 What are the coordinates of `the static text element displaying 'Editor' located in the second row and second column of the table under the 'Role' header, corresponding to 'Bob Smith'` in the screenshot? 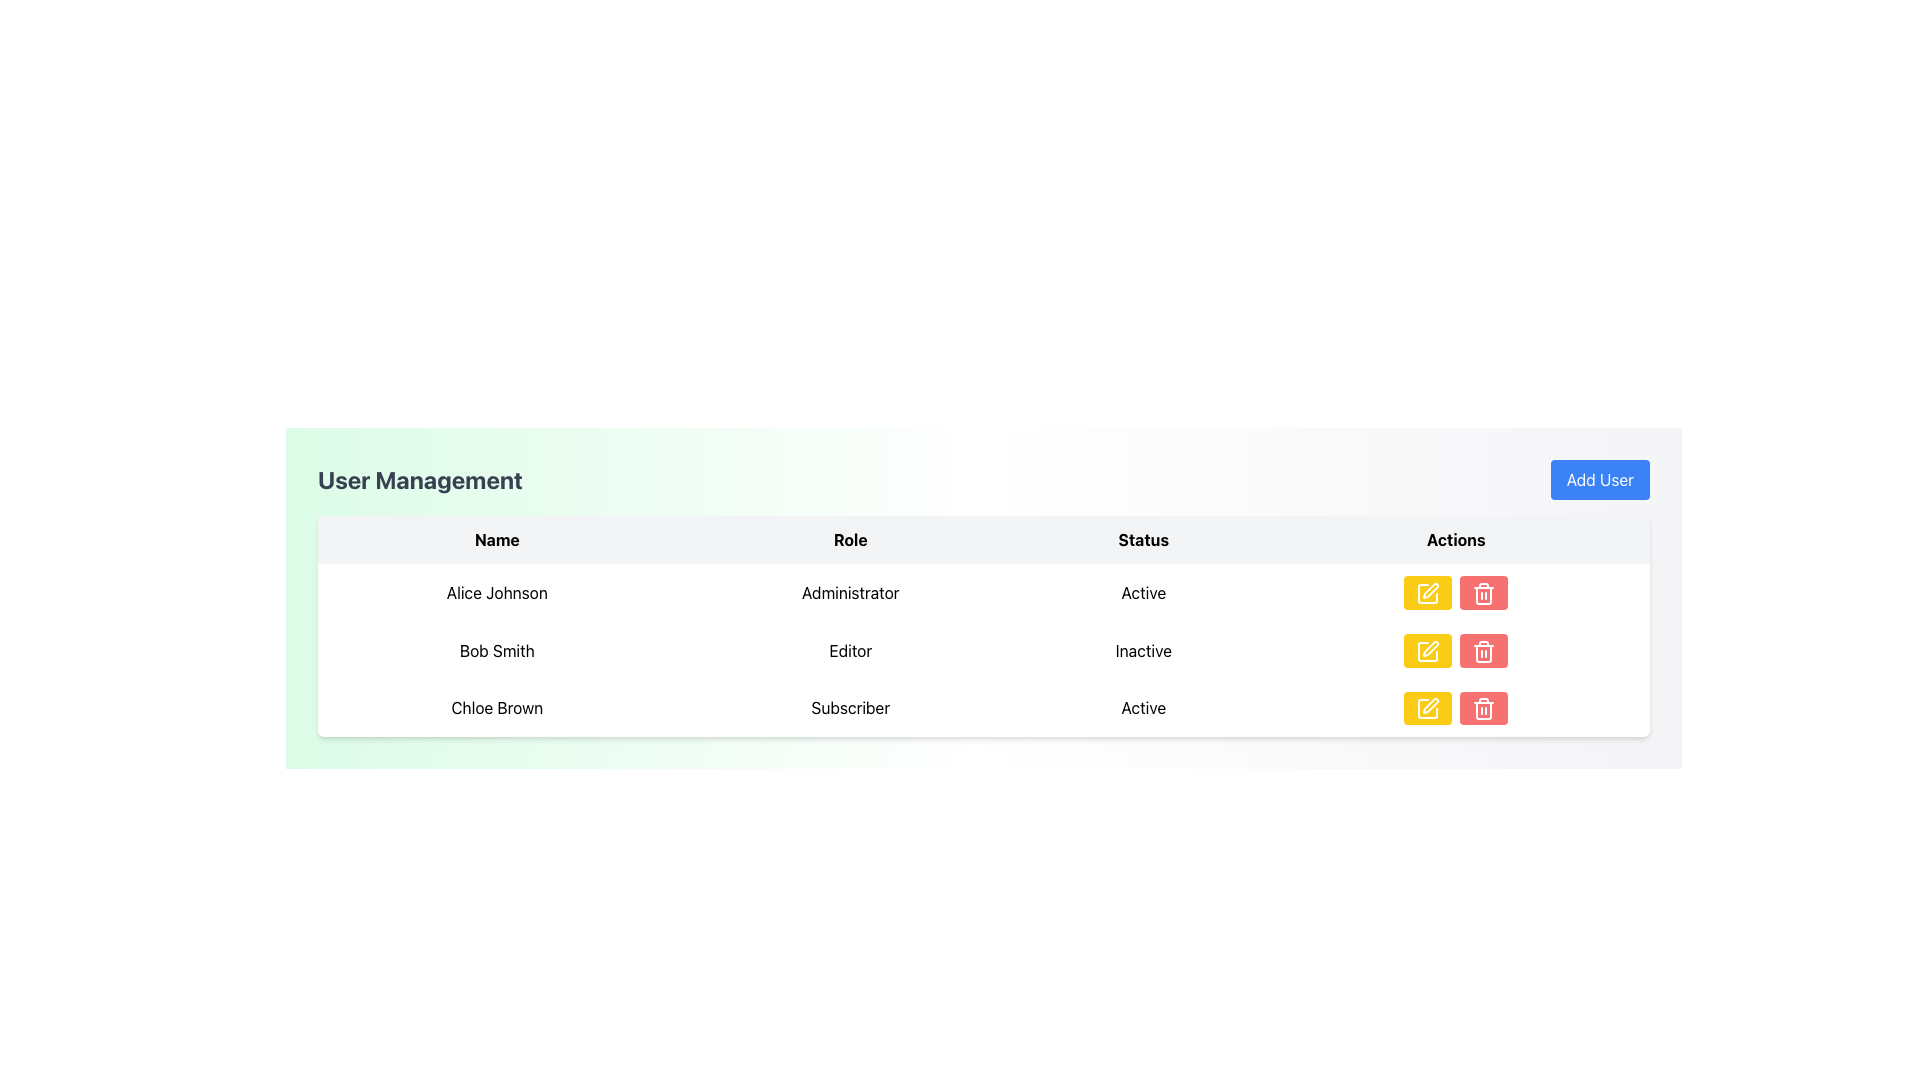 It's located at (850, 650).